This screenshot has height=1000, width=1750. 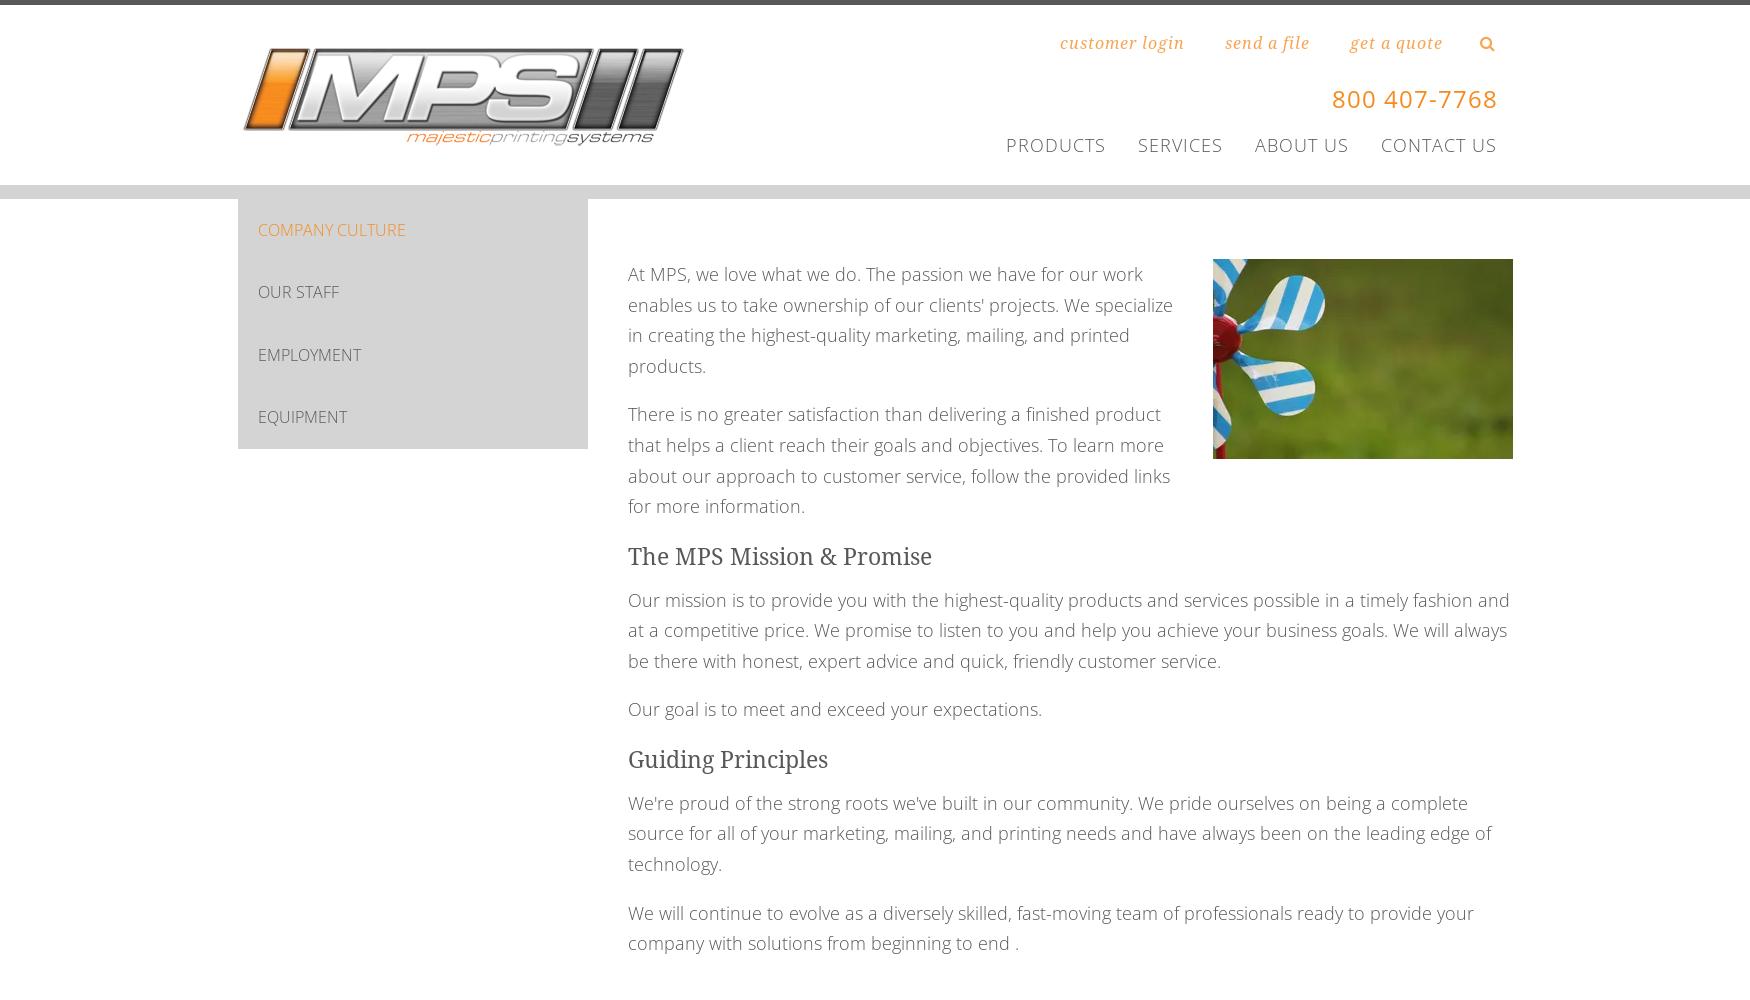 I want to click on 'Our mission is to provide you with the highest-quality products and services possible in a timely fashion and at a competitive price. We promise to listen to you and help you achieve your business goals. We will always be there with honest, expert advice and quick, friendly customer service.', so click(x=1068, y=629).